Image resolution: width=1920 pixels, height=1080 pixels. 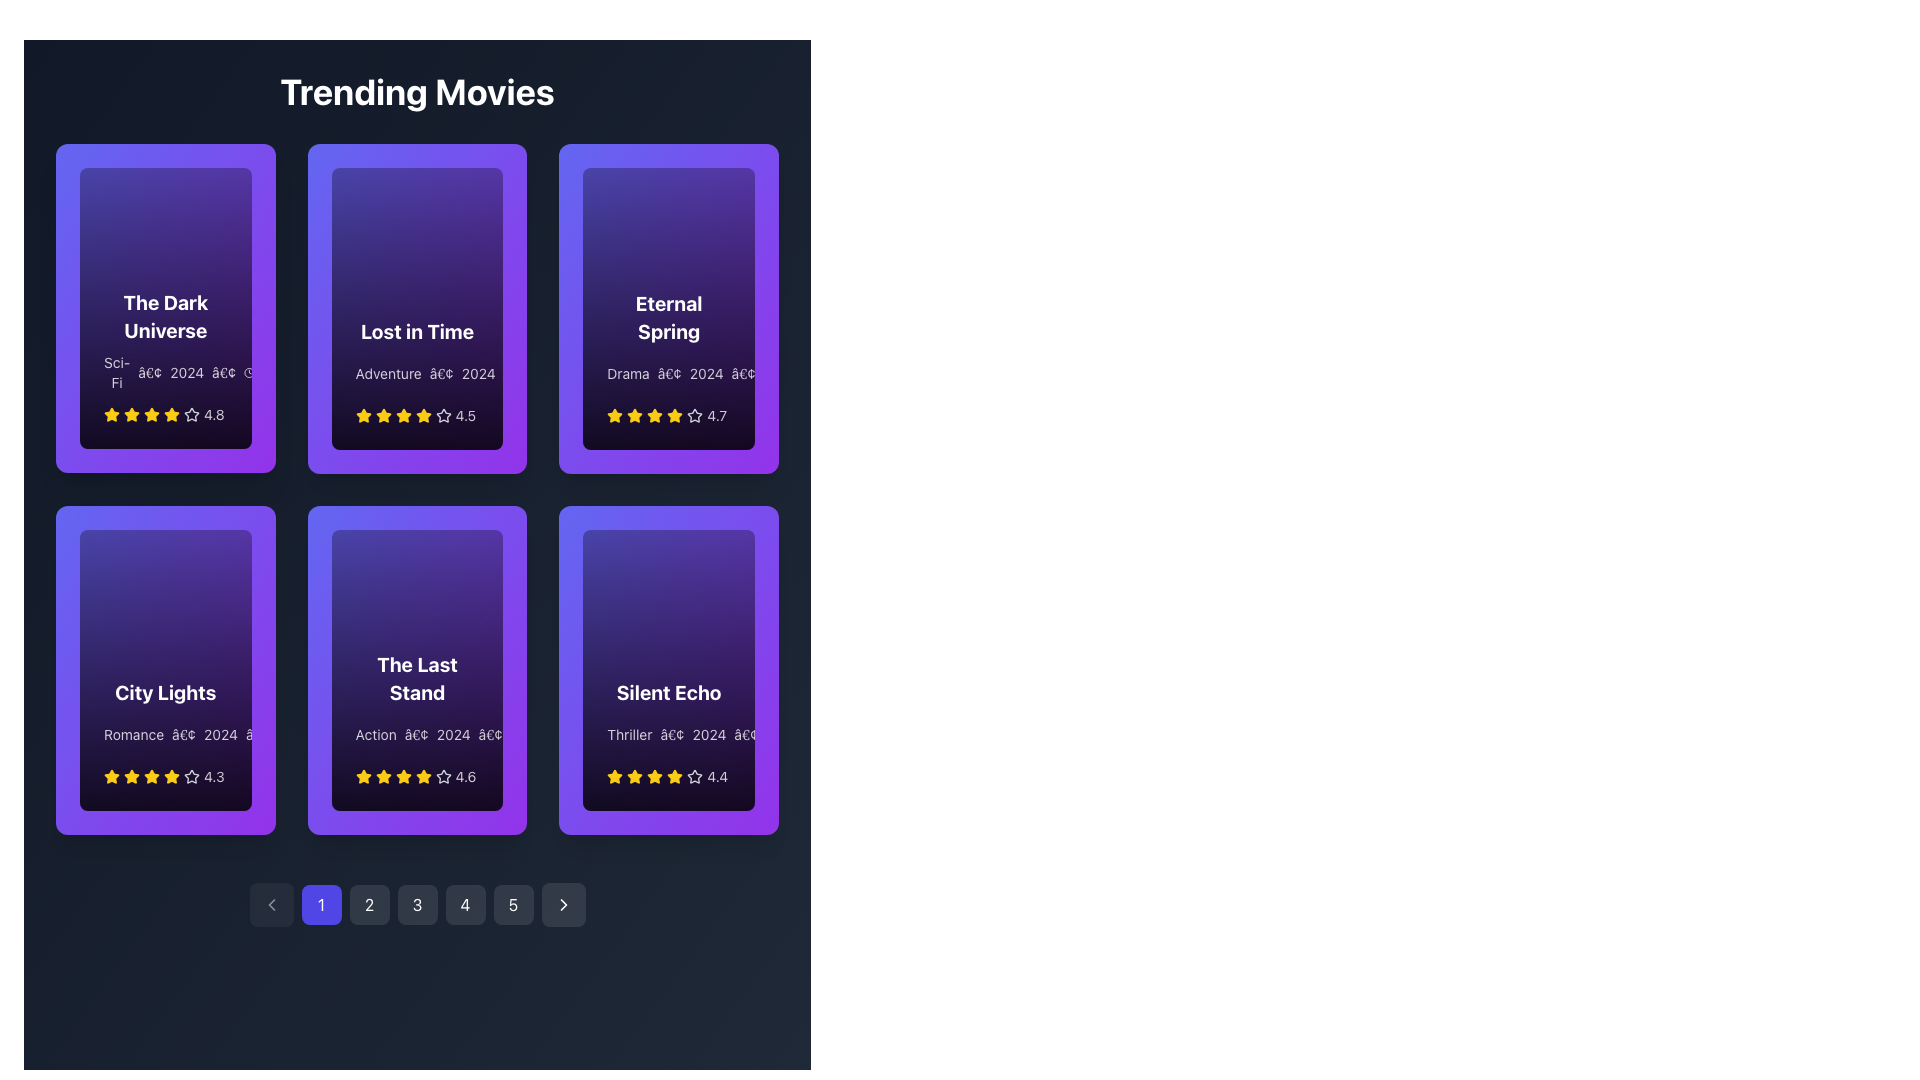 I want to click on text label 'Silent Echo' which serves as the title for the movie card located in the bottom-right of the grid, so click(x=669, y=692).